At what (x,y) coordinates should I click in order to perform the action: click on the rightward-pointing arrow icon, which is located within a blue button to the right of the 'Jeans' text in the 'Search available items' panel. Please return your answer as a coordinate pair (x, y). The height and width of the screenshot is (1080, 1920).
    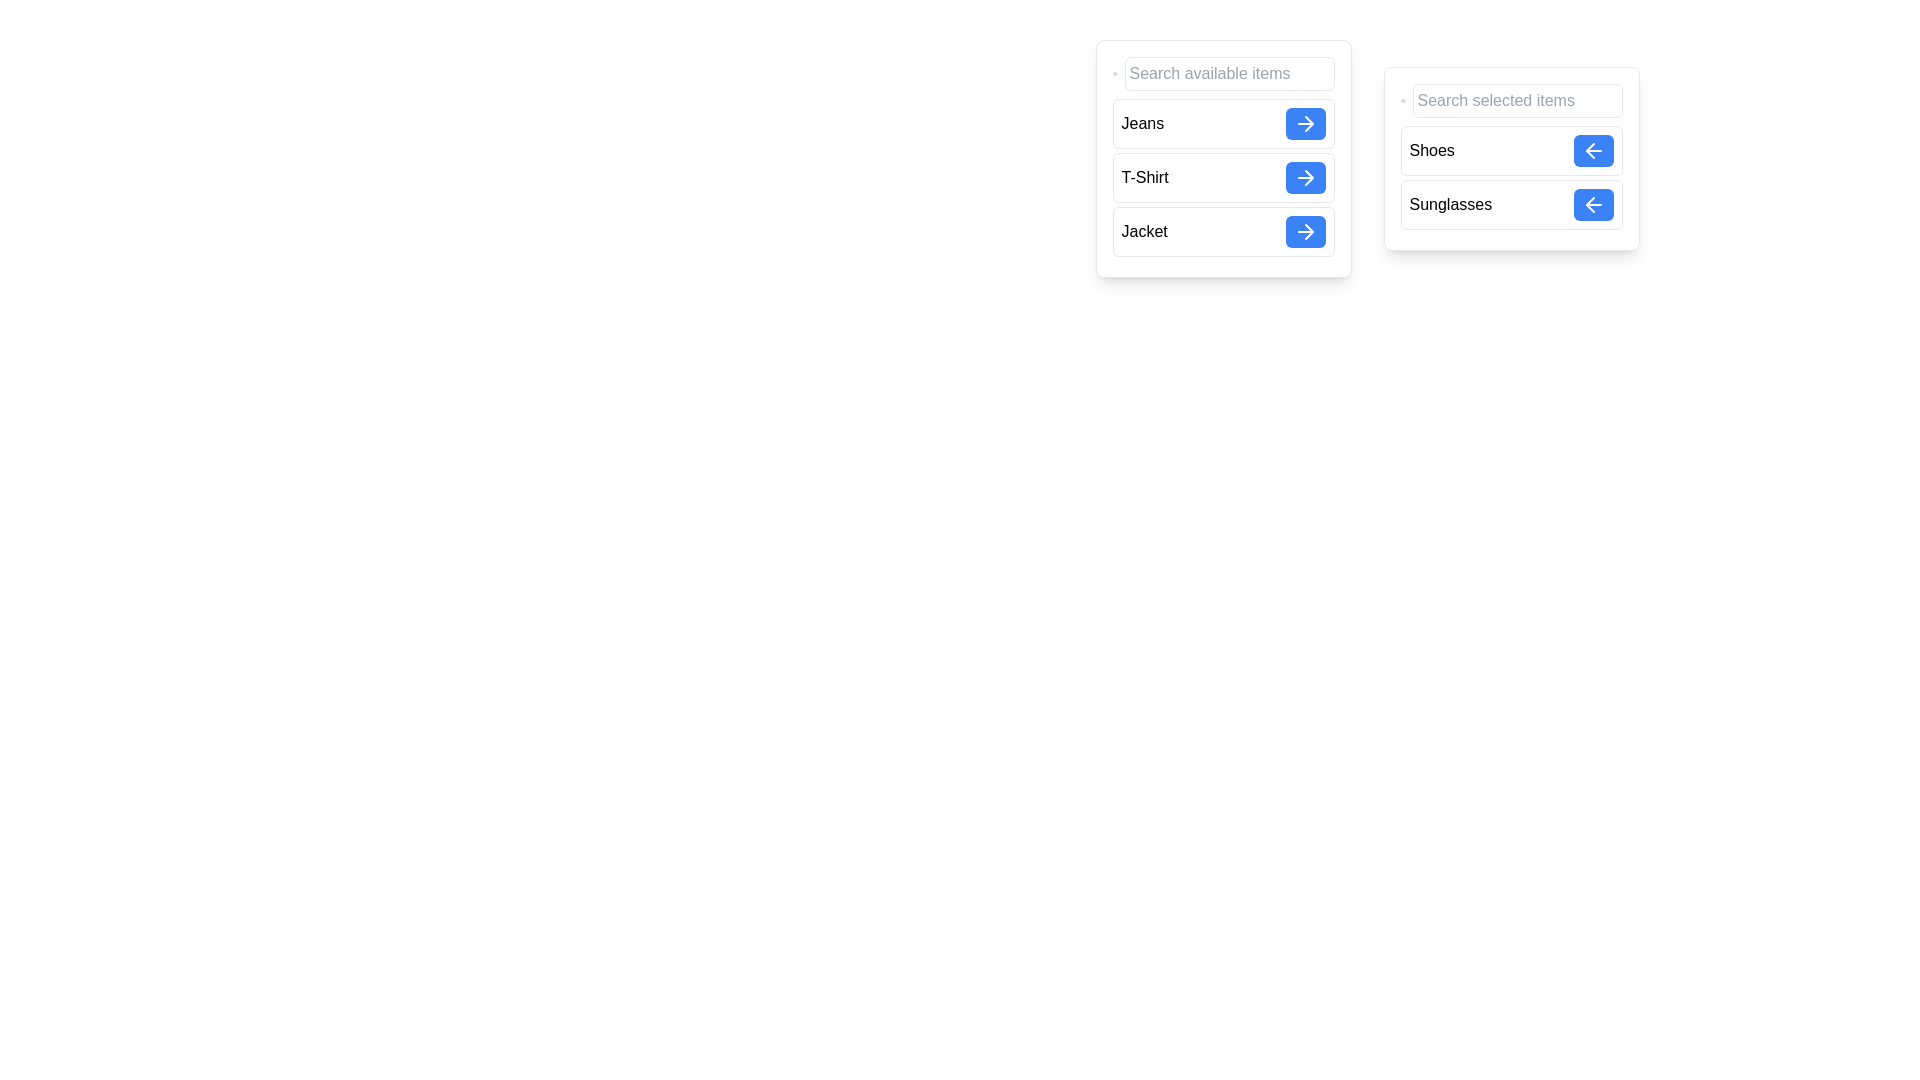
    Looking at the image, I should click on (1305, 123).